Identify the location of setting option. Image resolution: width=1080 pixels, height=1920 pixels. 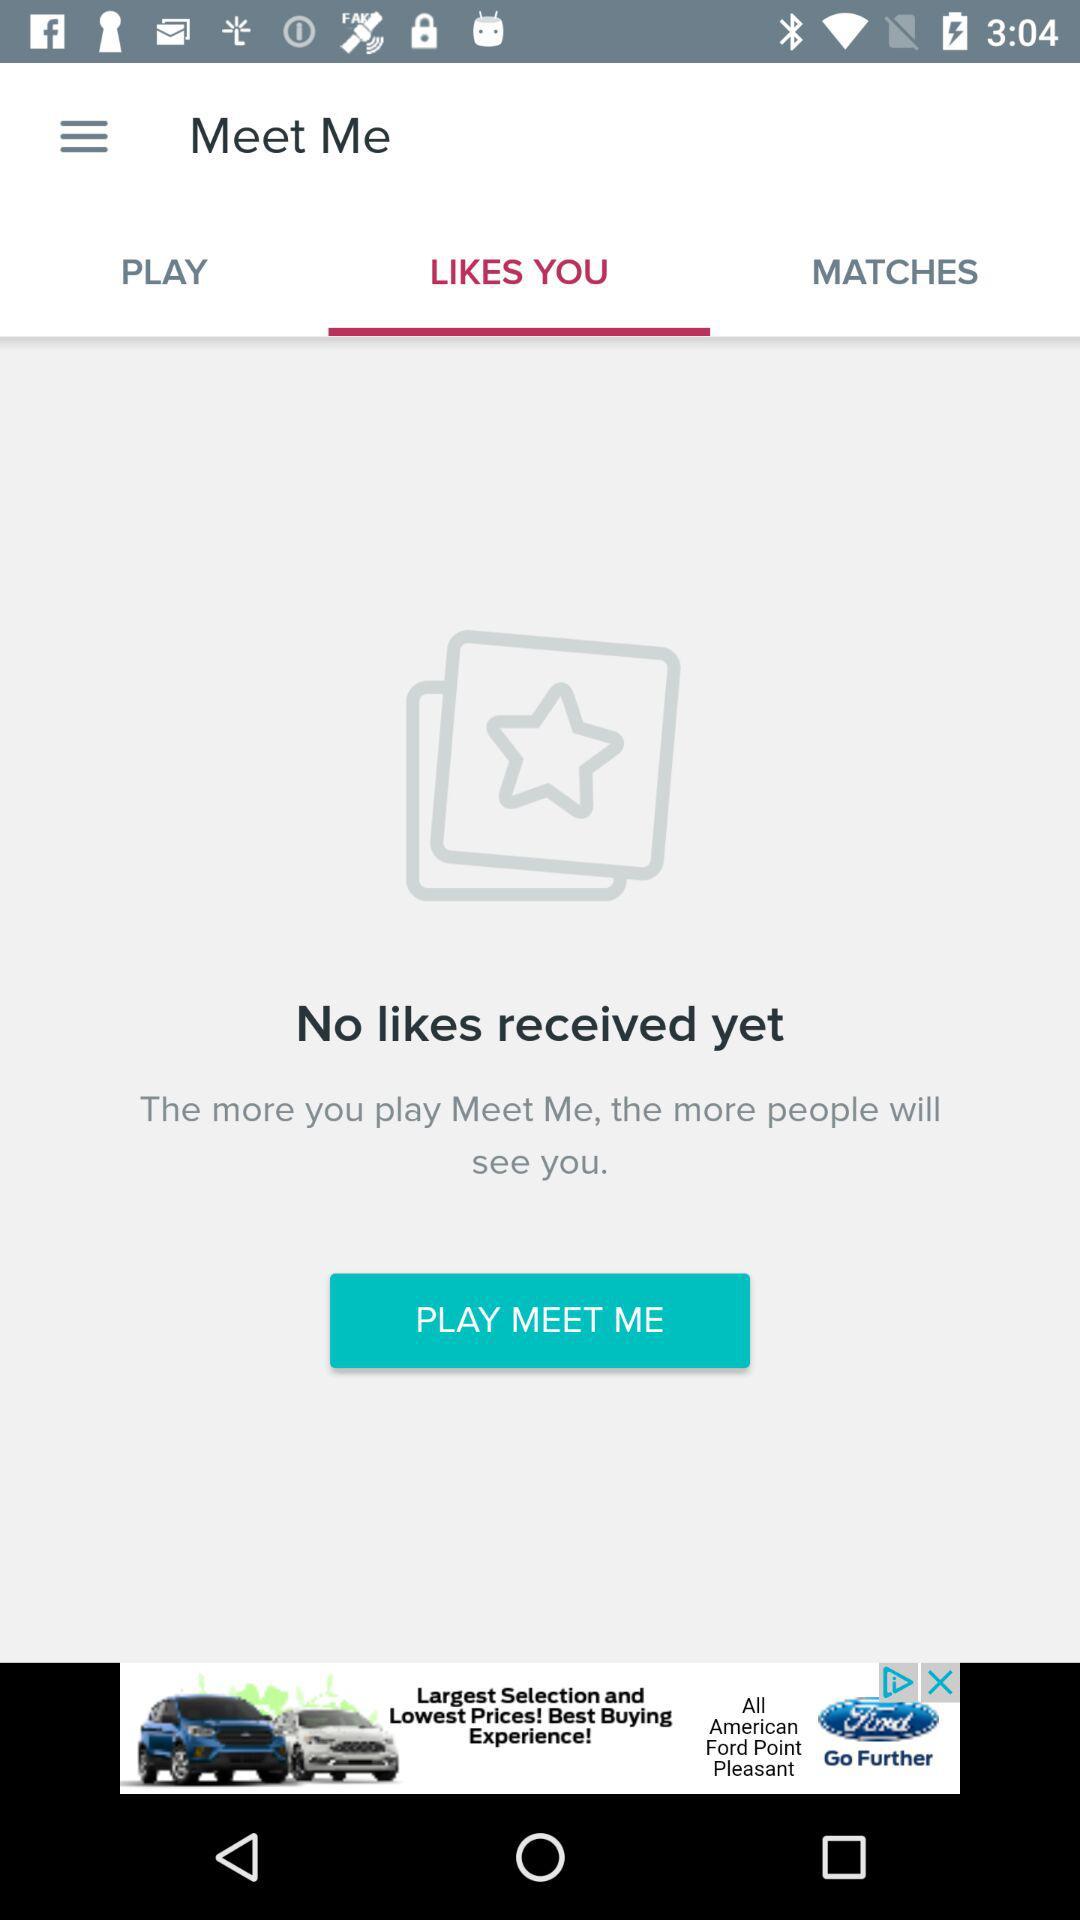
(83, 135).